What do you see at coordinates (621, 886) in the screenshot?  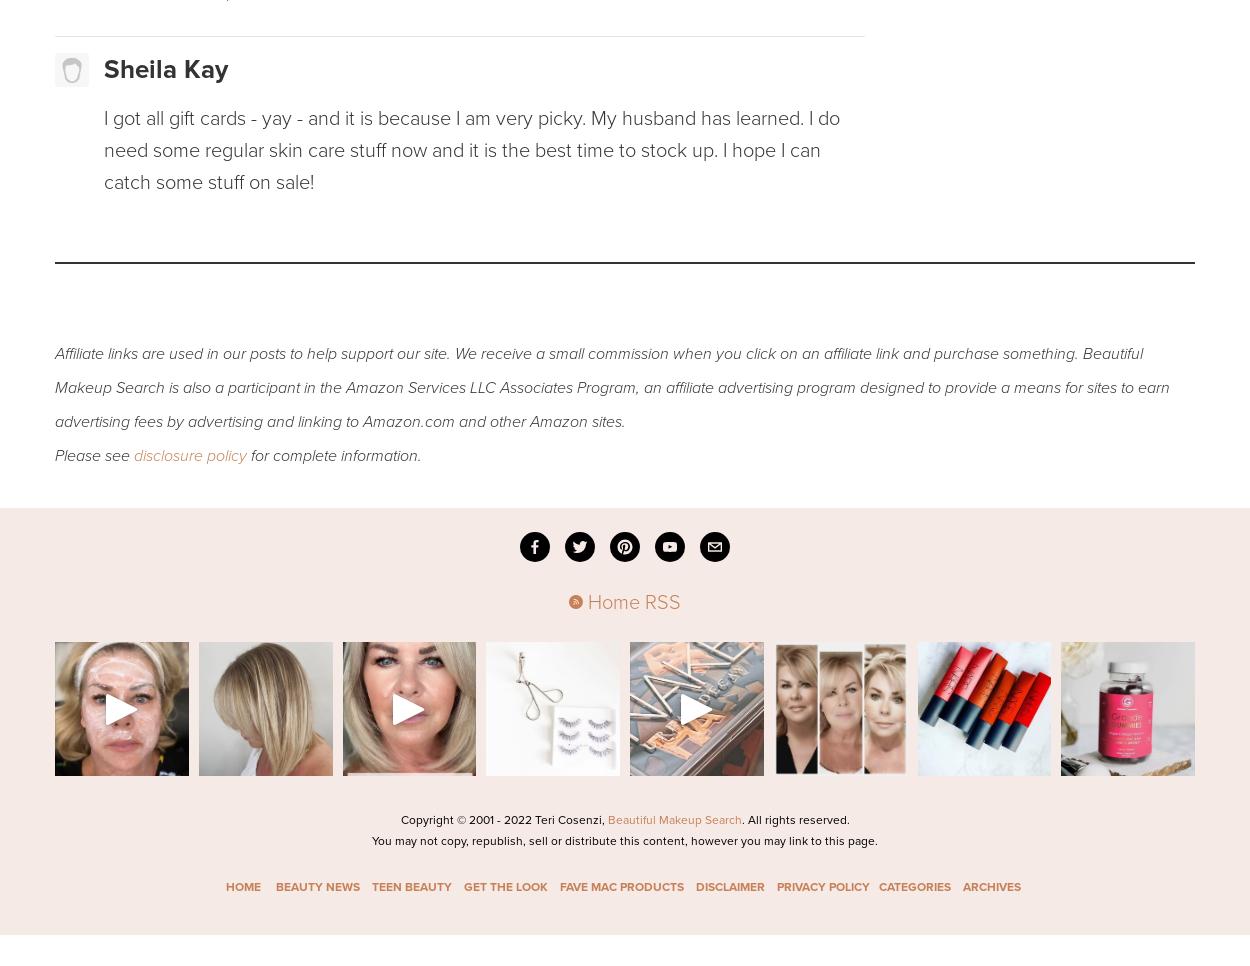 I see `'FAVE MAC PRODUCTS'` at bounding box center [621, 886].